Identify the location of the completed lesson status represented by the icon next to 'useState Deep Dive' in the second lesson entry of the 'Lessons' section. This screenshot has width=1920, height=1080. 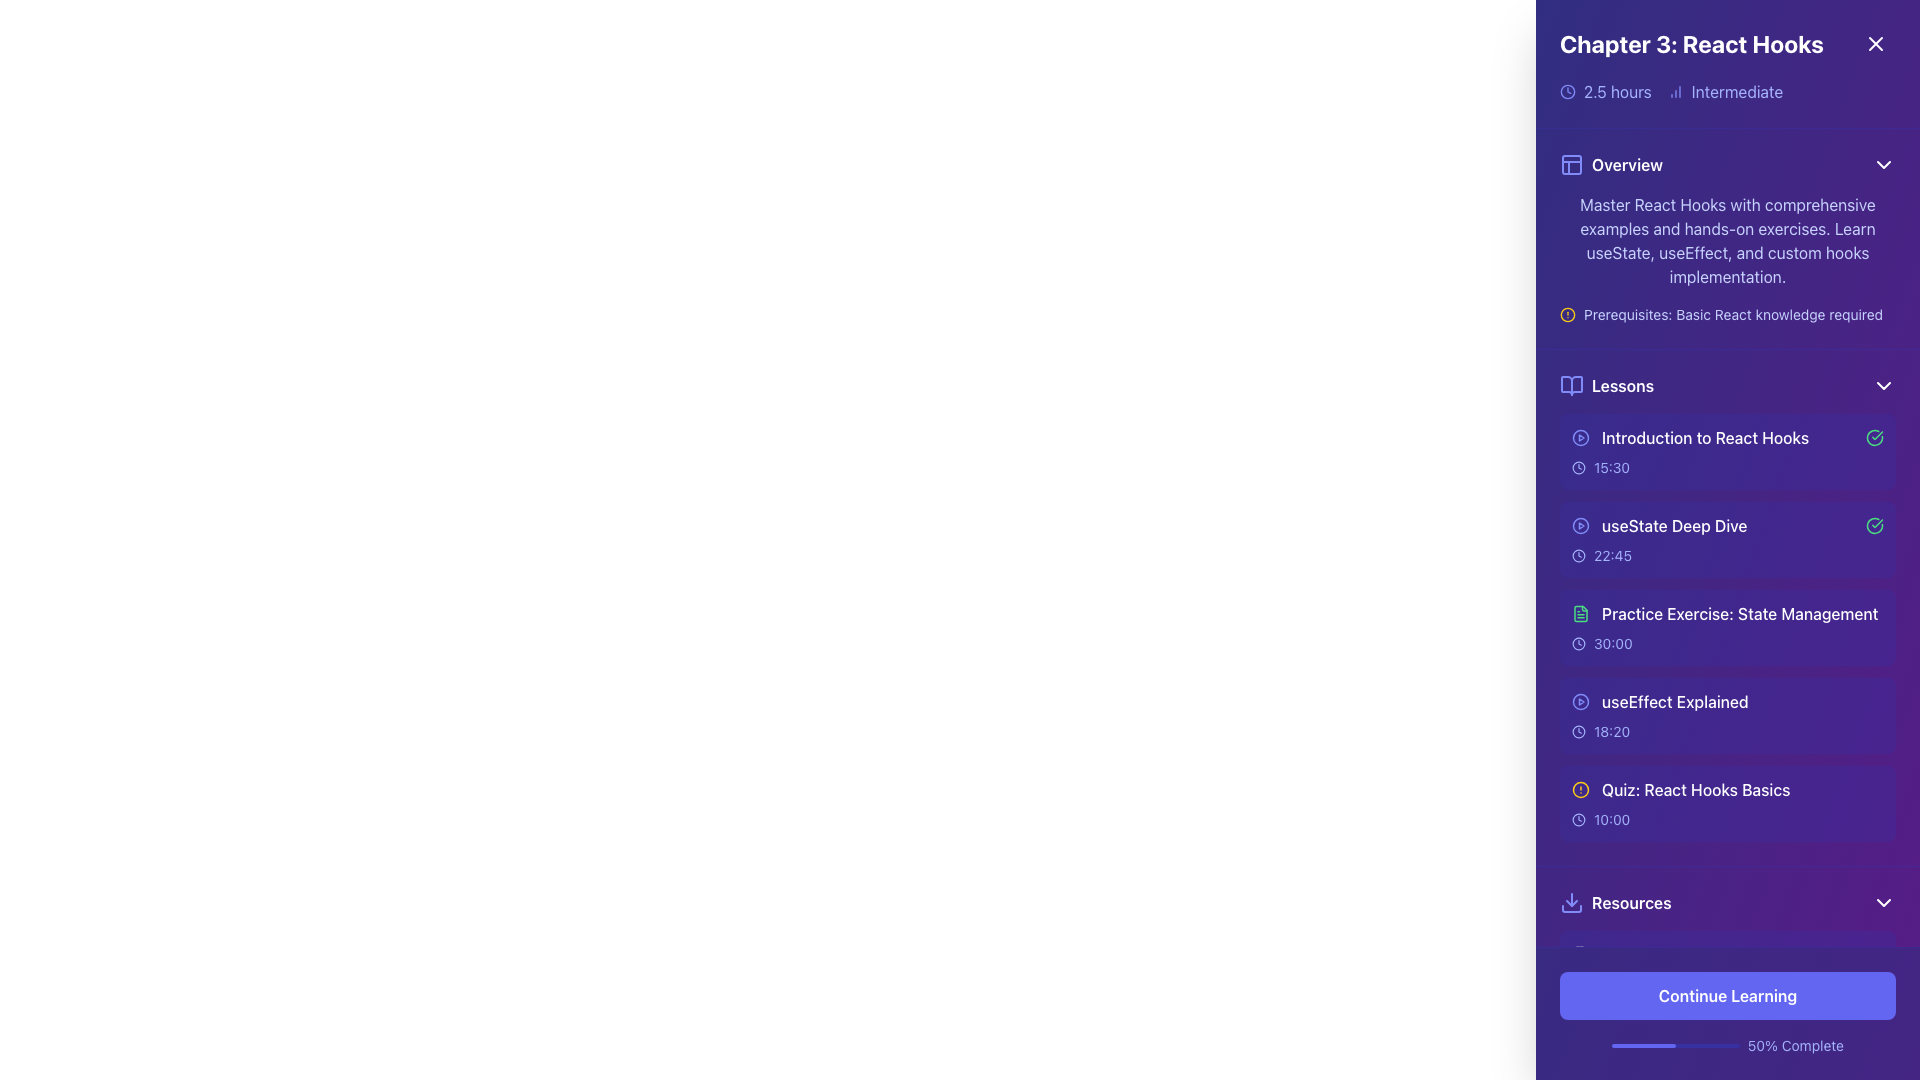
(1874, 437).